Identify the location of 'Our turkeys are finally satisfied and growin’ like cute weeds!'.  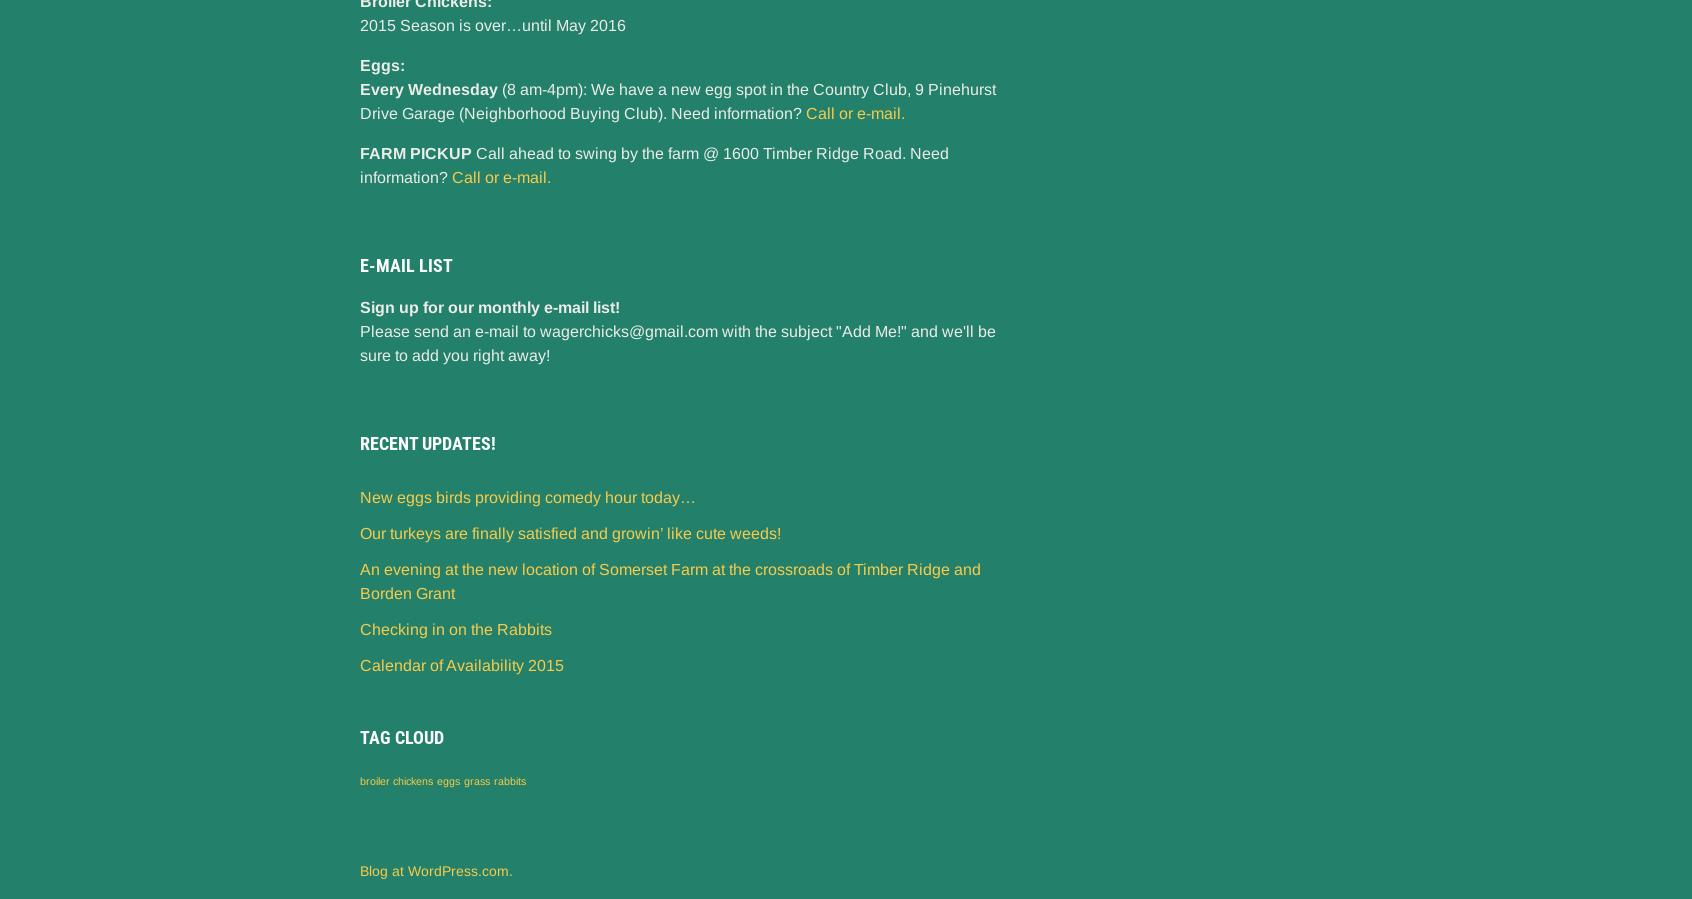
(569, 532).